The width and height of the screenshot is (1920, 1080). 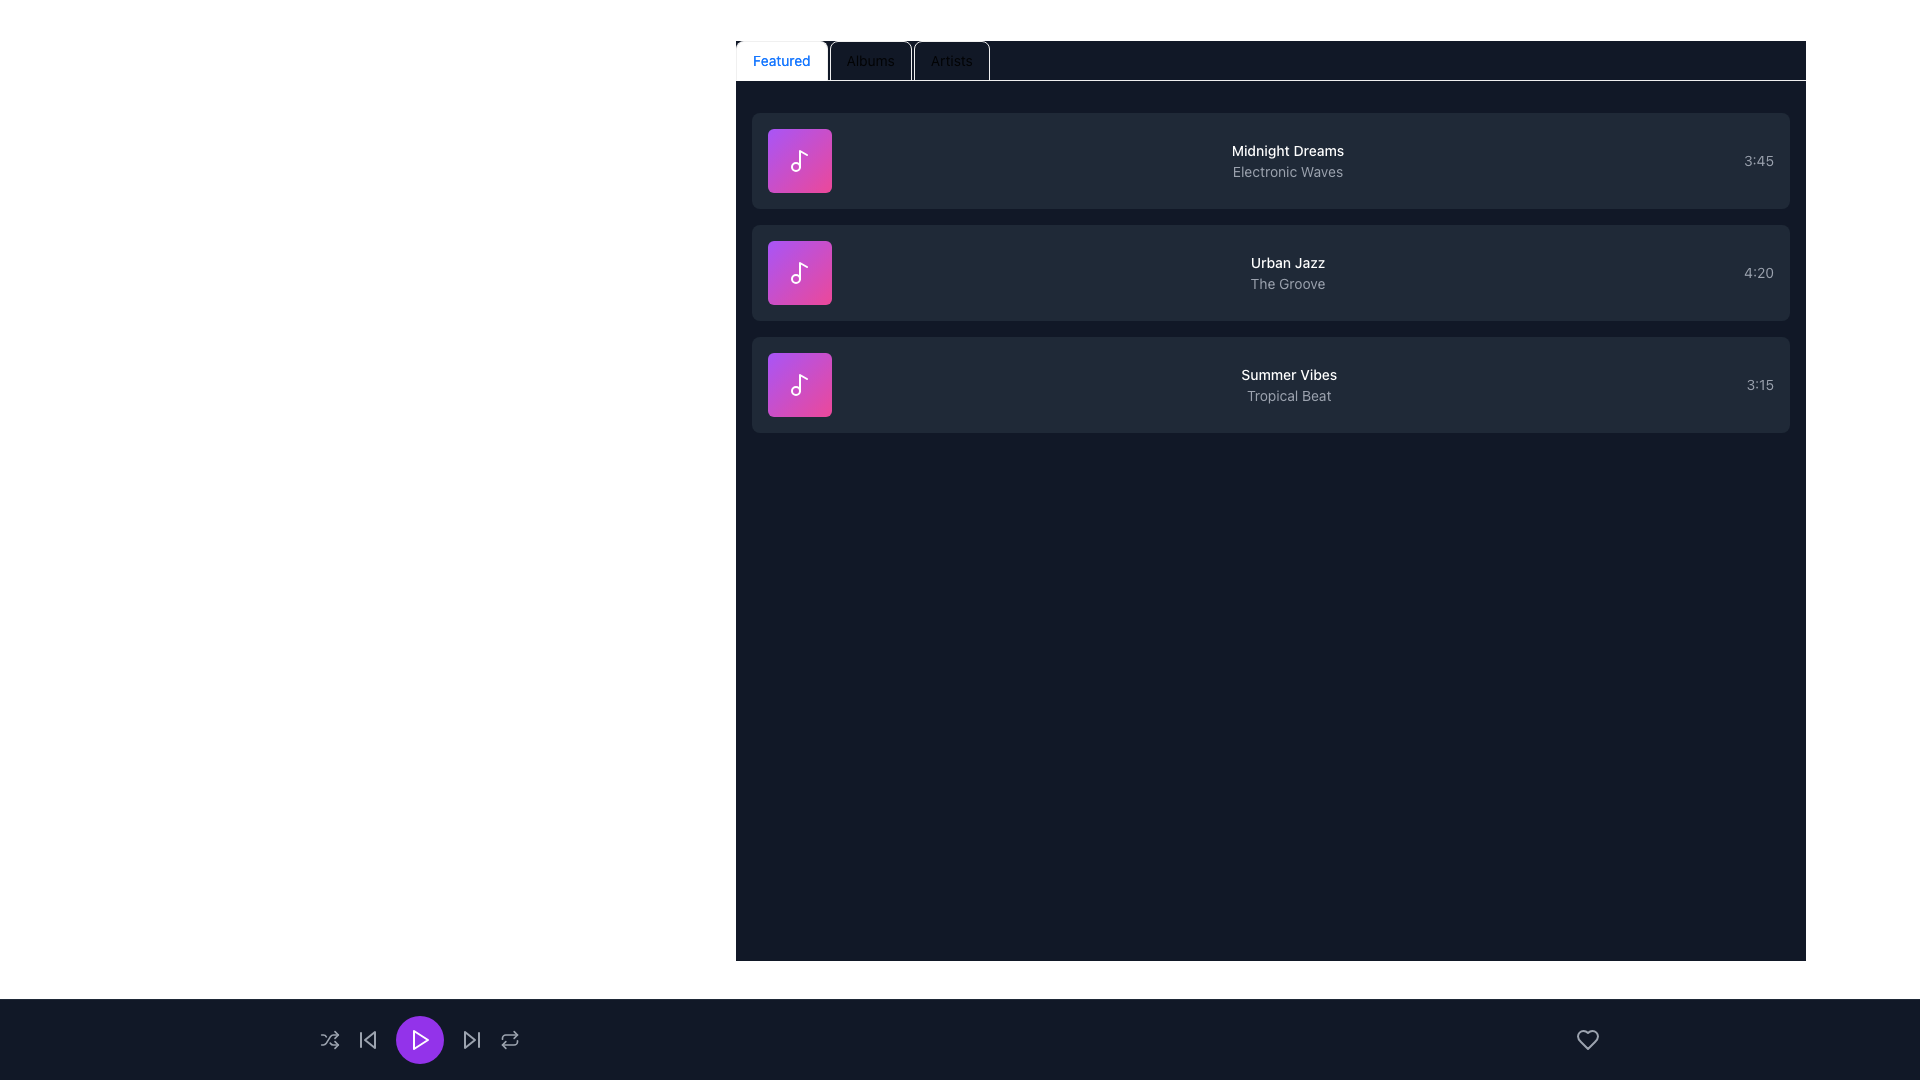 What do you see at coordinates (1289, 385) in the screenshot?
I see `the text block displaying 'Summer Vibes' and 'Tropical Beat', which is centrally aligned against a dark background and positioned to the right of a square icon with a purple-pink gradient` at bounding box center [1289, 385].